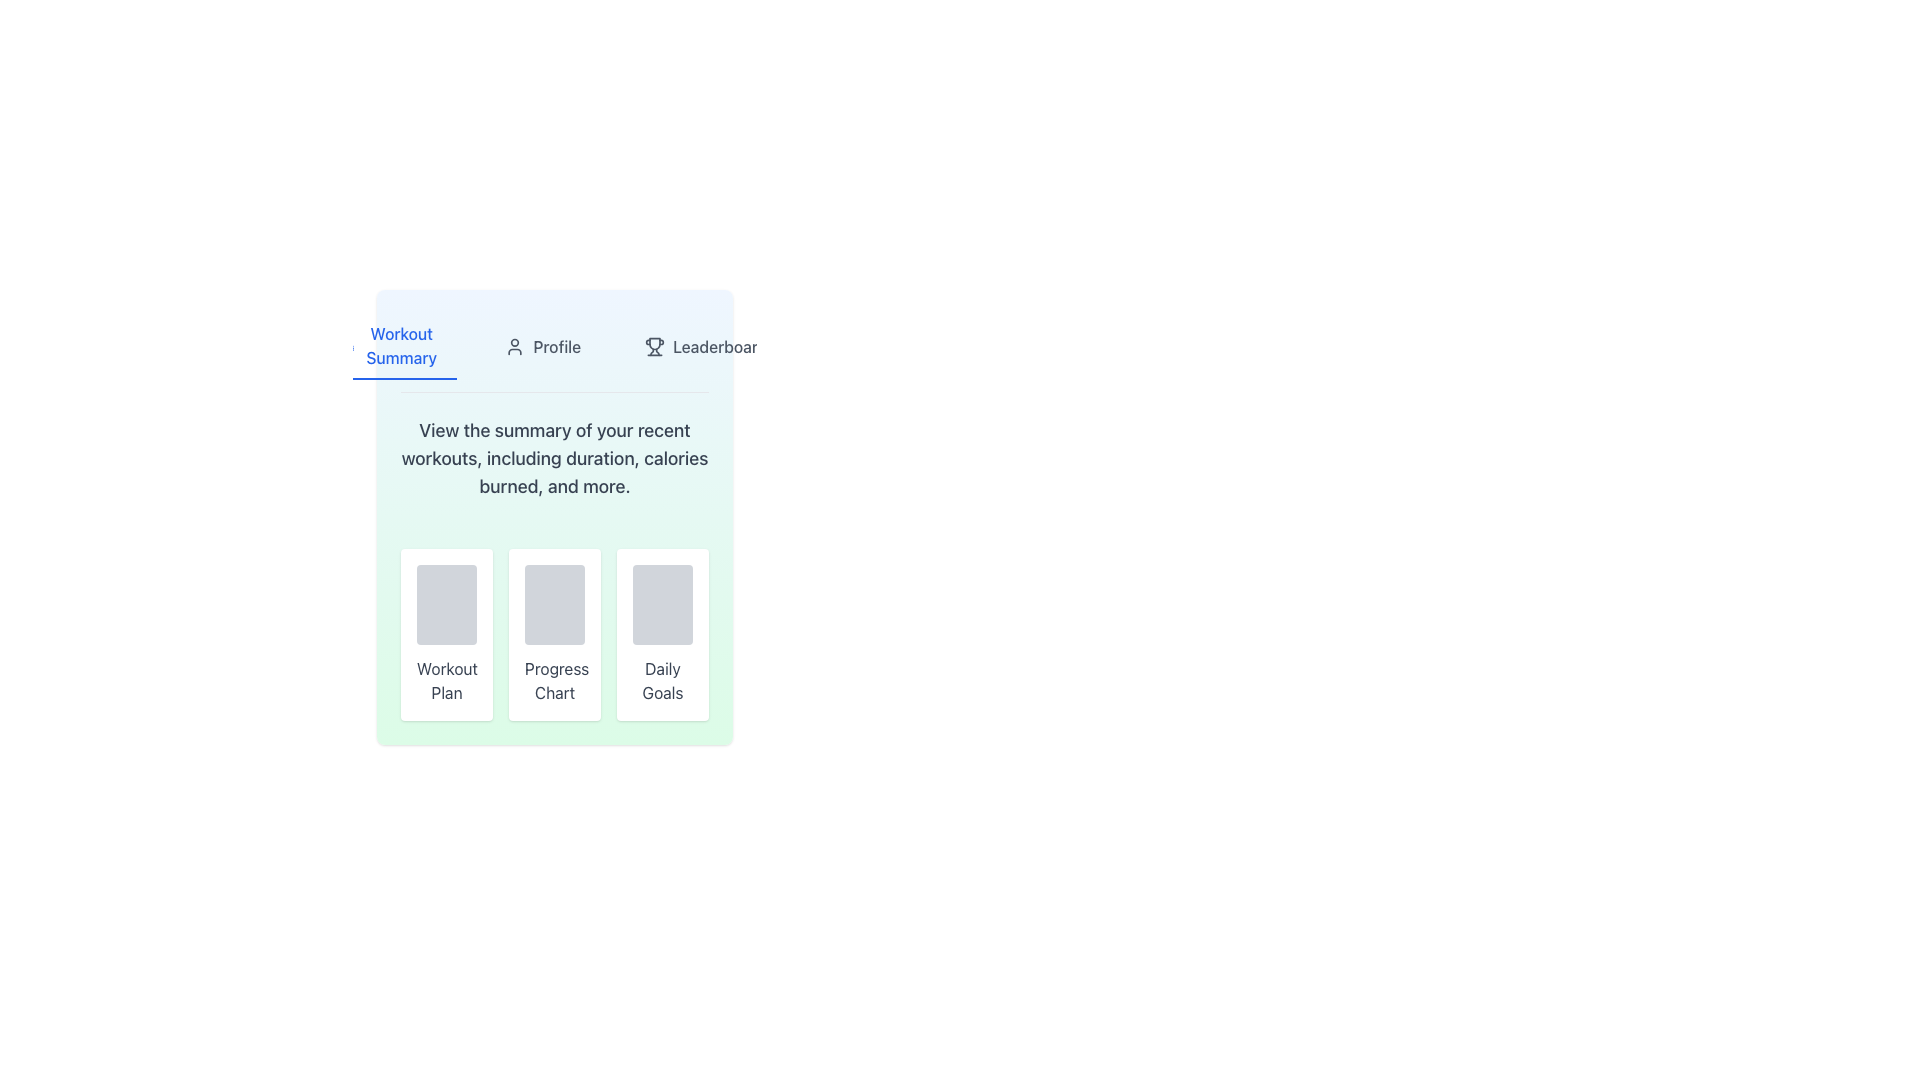  Describe the element at coordinates (445, 604) in the screenshot. I see `the decorative placeholder element, which is a light gray rectangular box with rounded corners located in the 'Workout Plan' card group` at that location.